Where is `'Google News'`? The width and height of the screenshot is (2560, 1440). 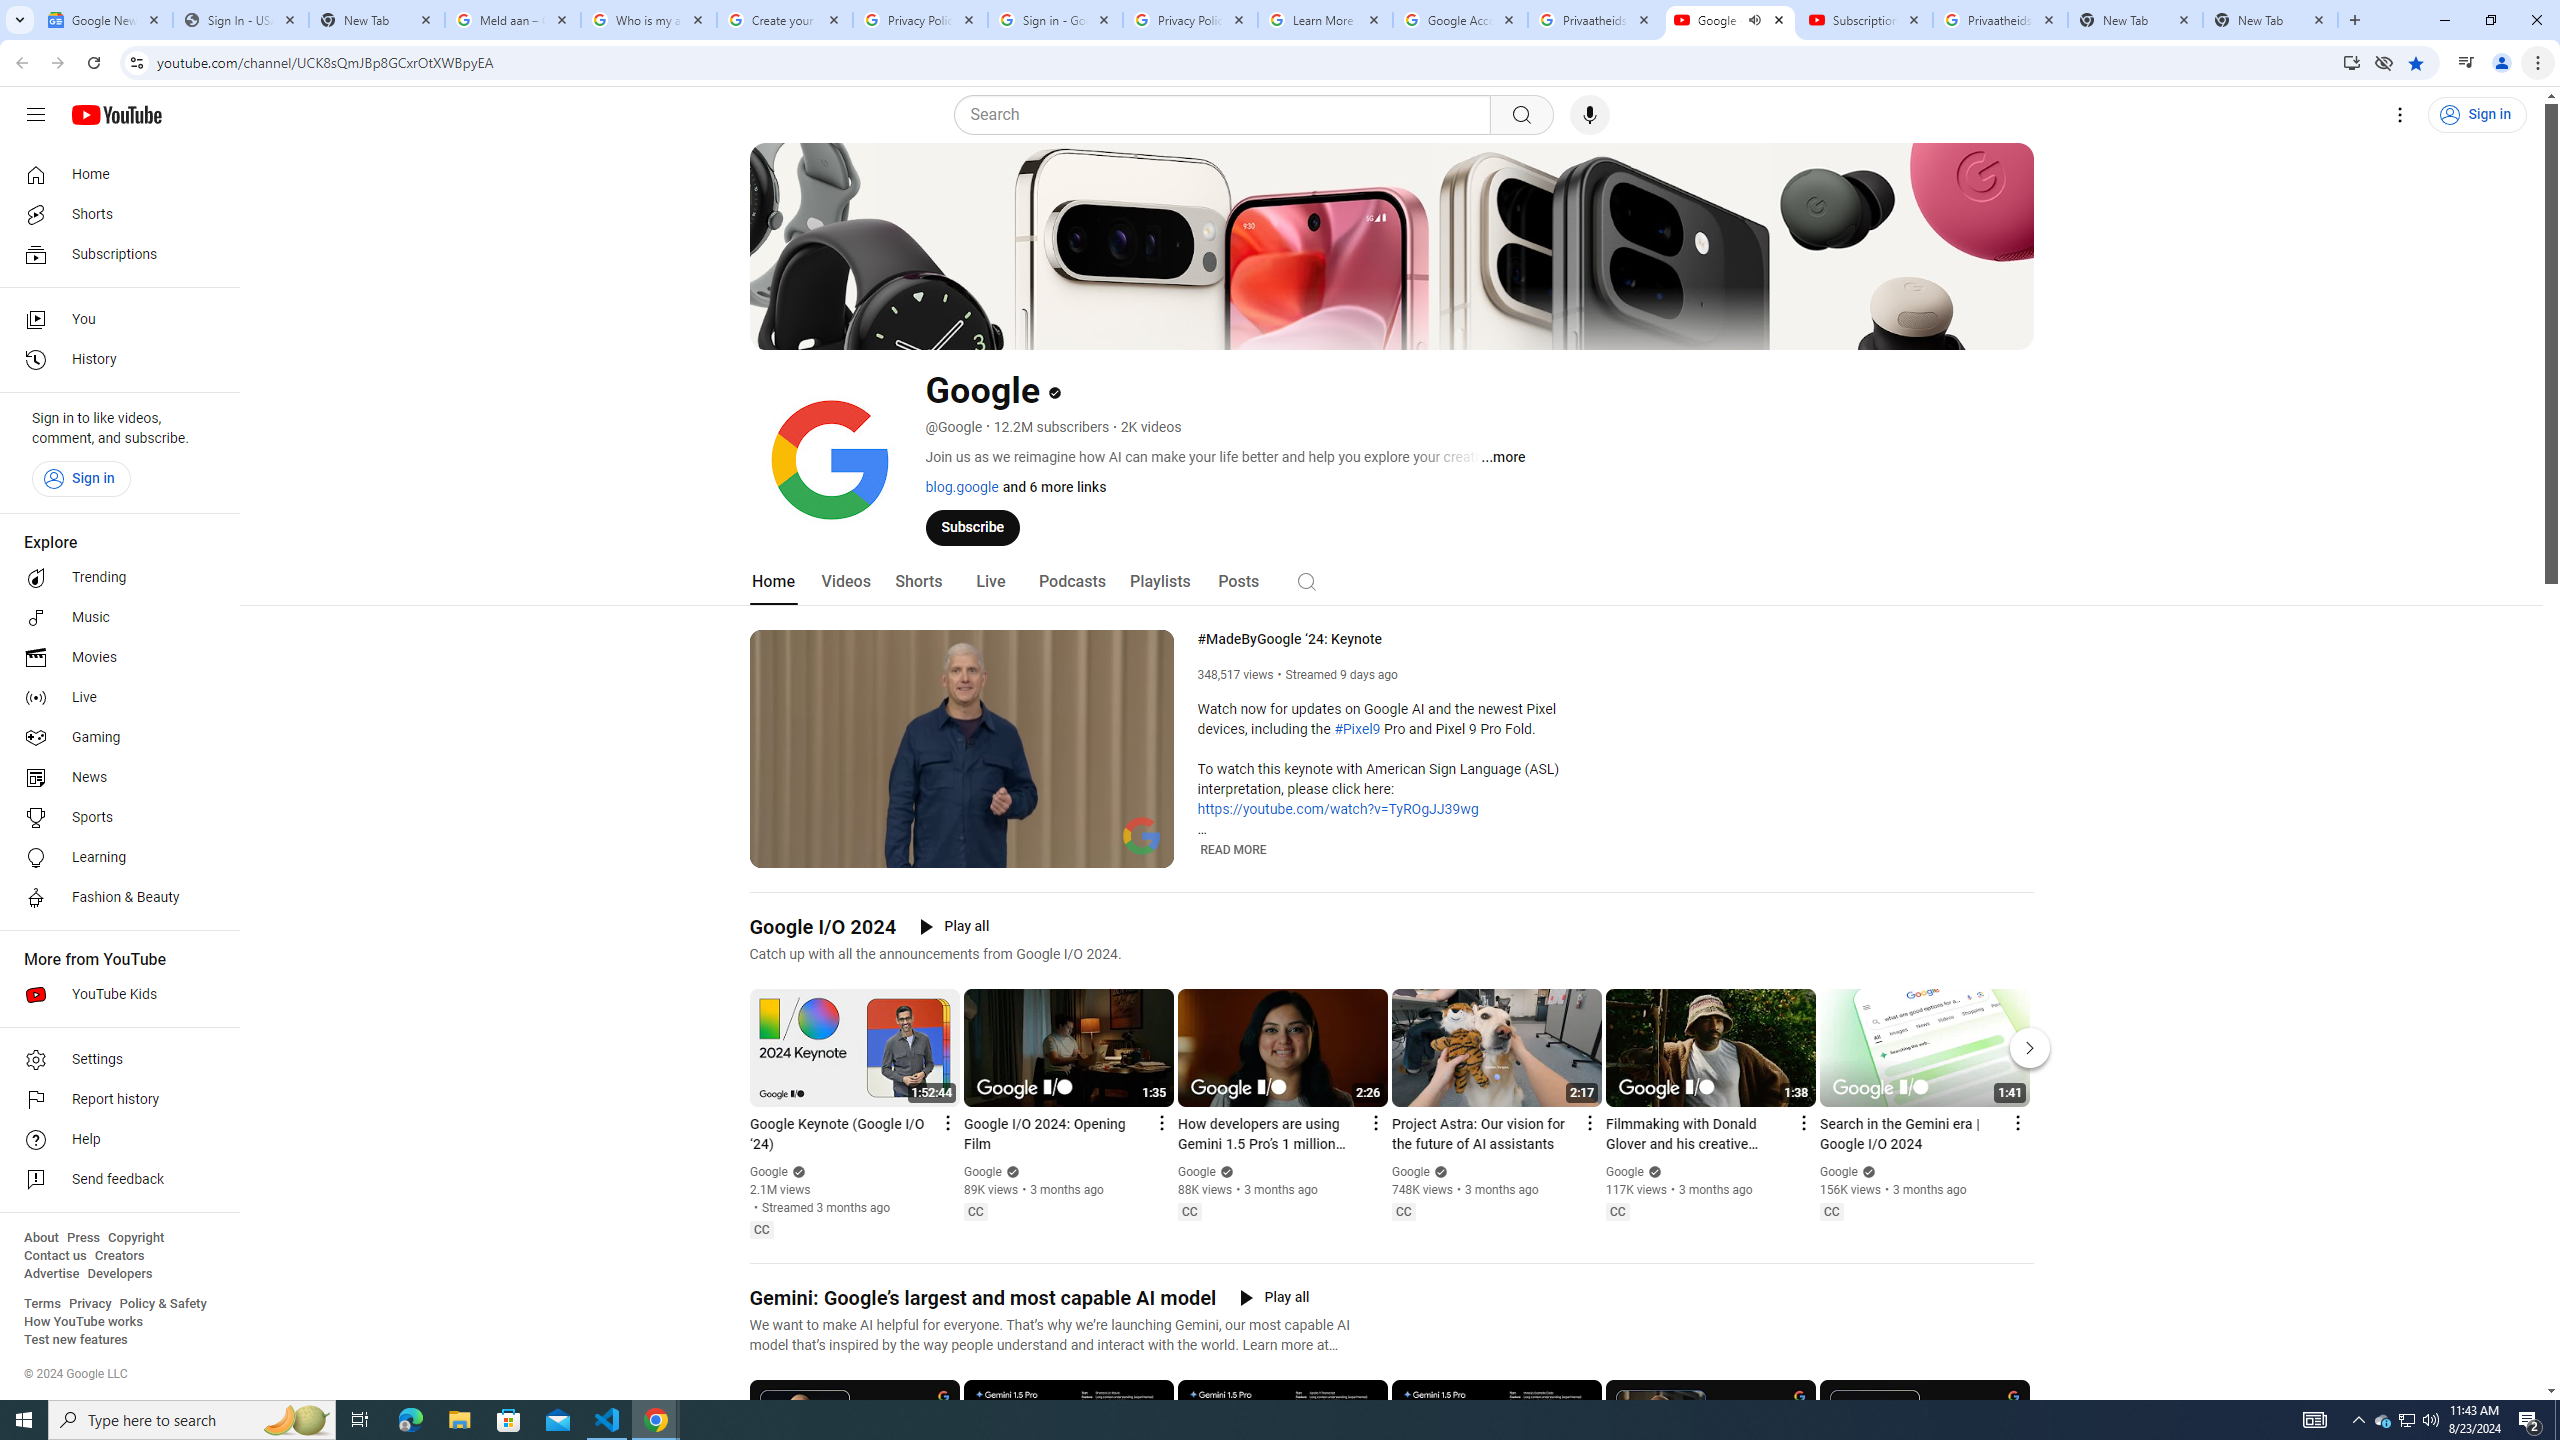 'Google News' is located at coordinates (103, 19).